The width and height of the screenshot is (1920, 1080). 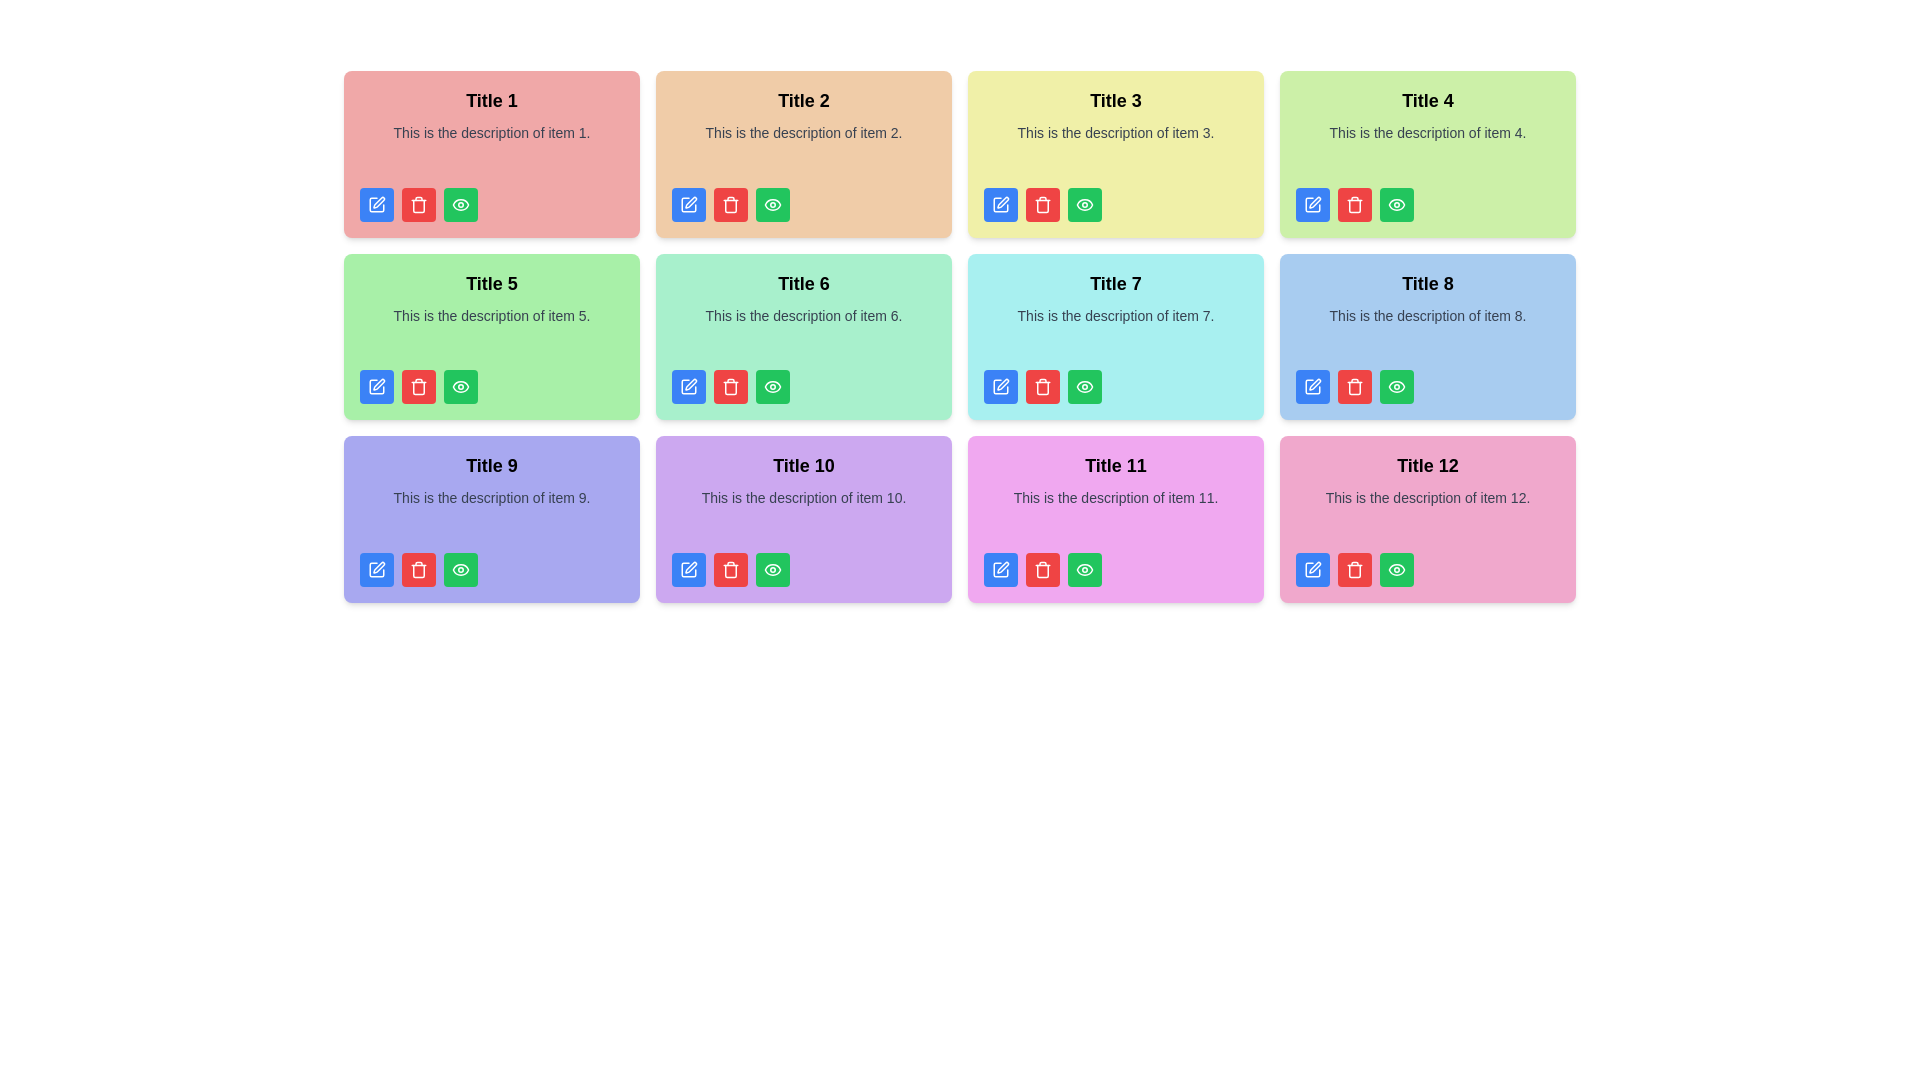 I want to click on the delete button located at the center bottom of the card labeled 'Title 5', so click(x=417, y=386).